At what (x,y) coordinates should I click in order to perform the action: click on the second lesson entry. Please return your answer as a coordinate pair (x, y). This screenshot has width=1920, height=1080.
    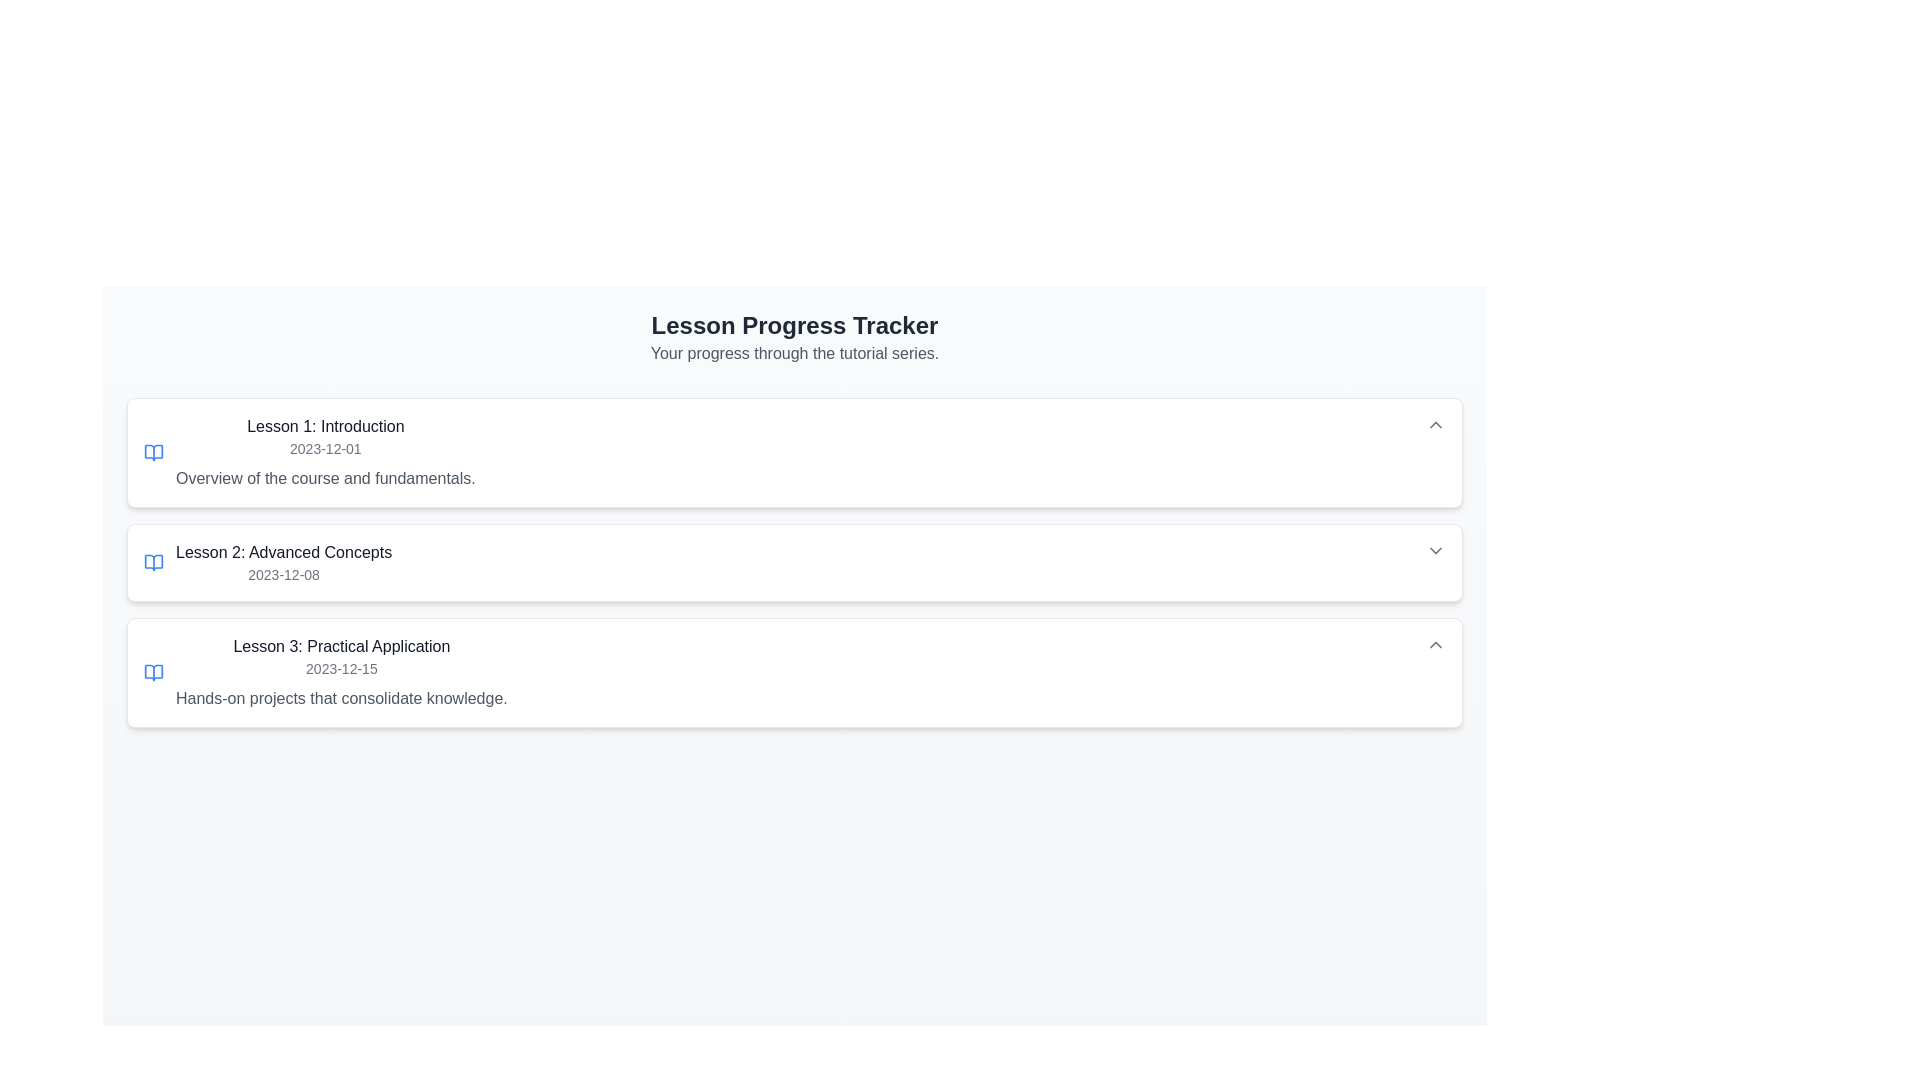
    Looking at the image, I should click on (267, 563).